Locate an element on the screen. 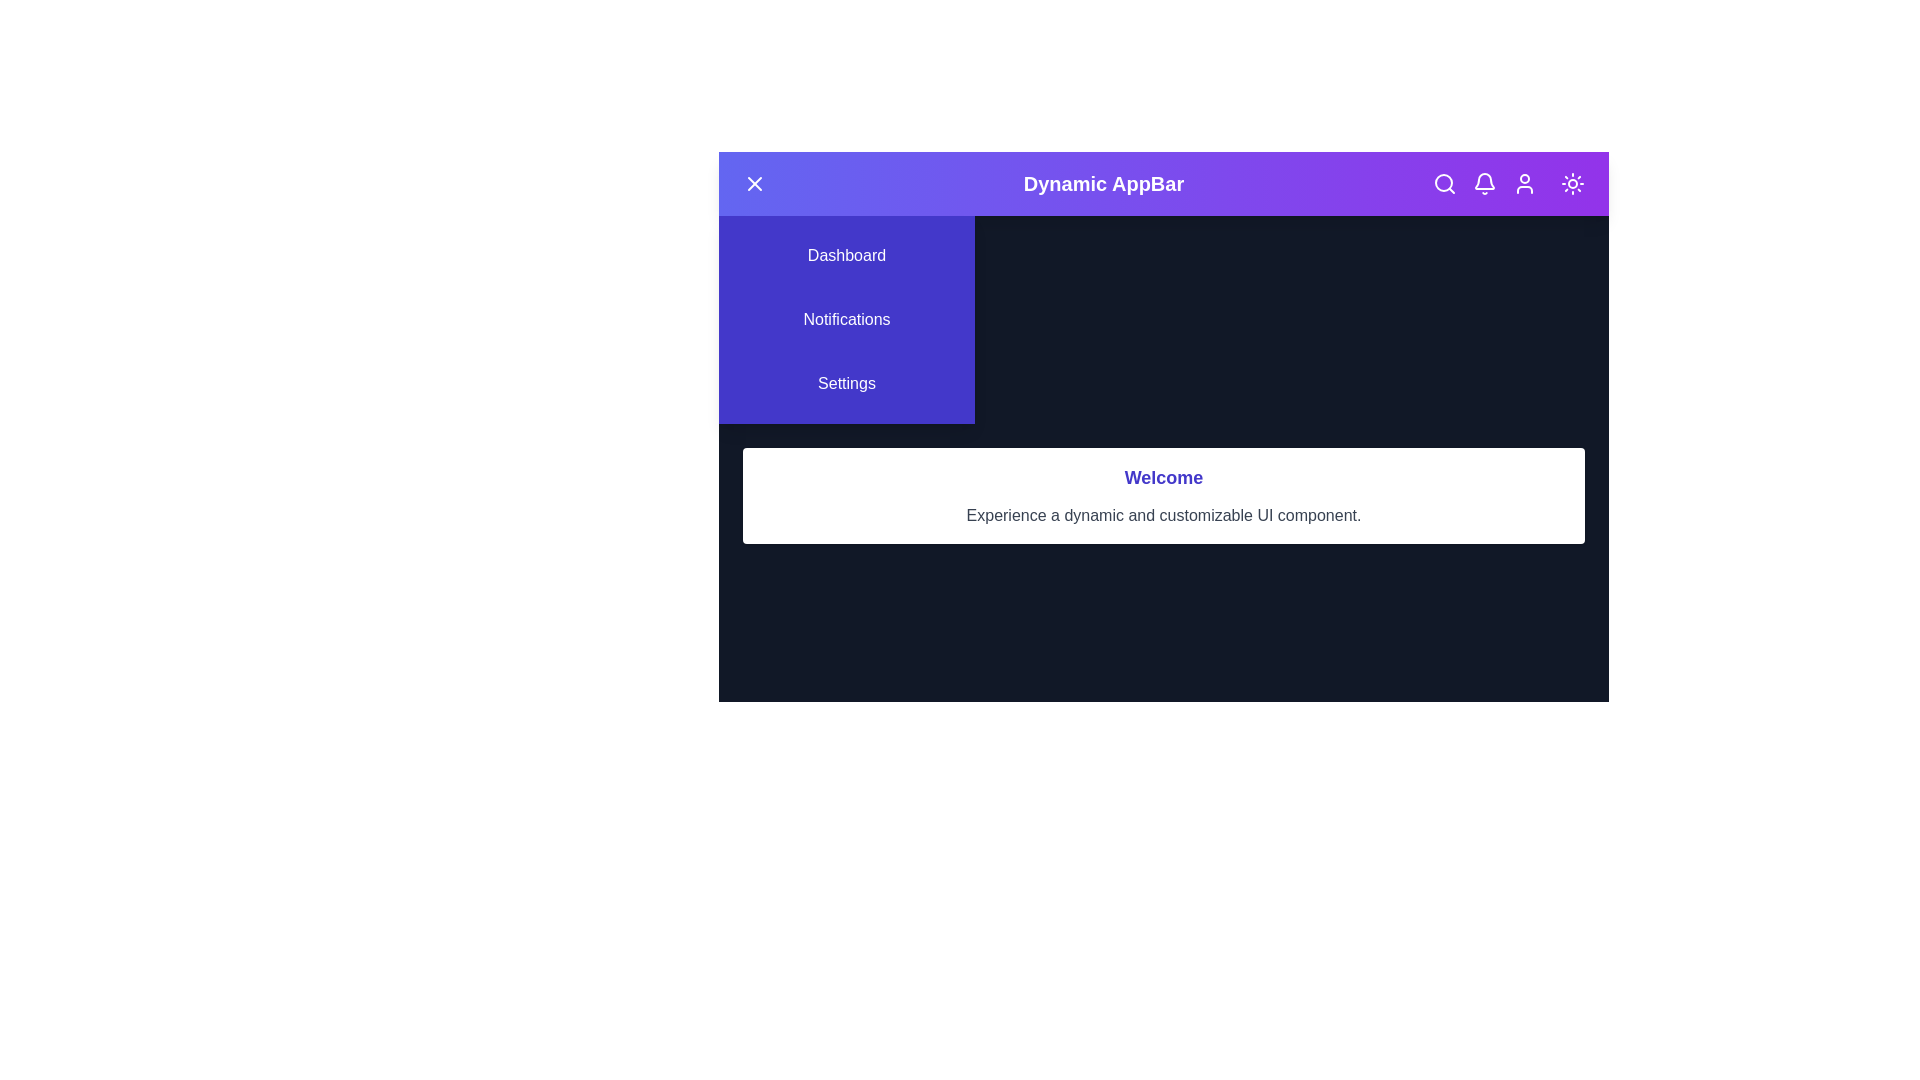 The height and width of the screenshot is (1080, 1920). the menu toggle button to toggle the menu open or close is located at coordinates (753, 184).